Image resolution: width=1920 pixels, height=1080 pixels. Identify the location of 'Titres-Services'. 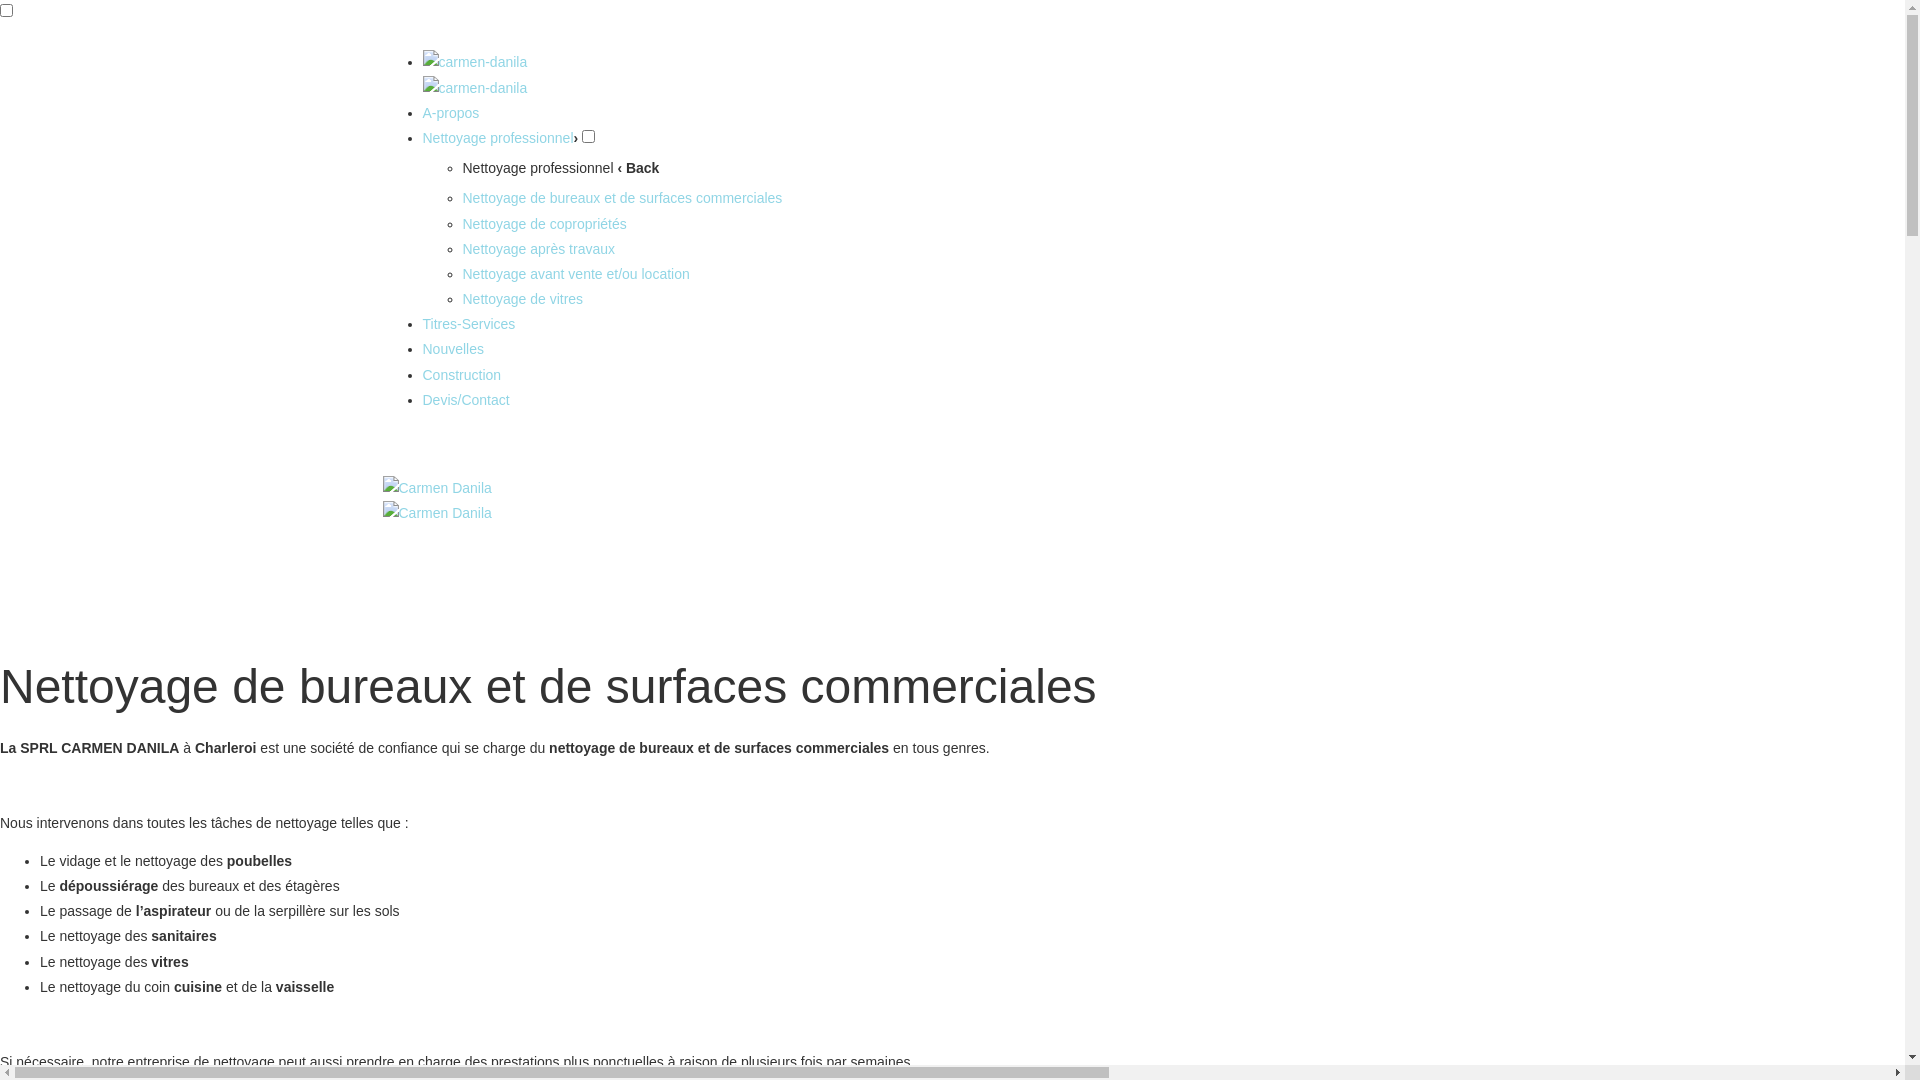
(421, 323).